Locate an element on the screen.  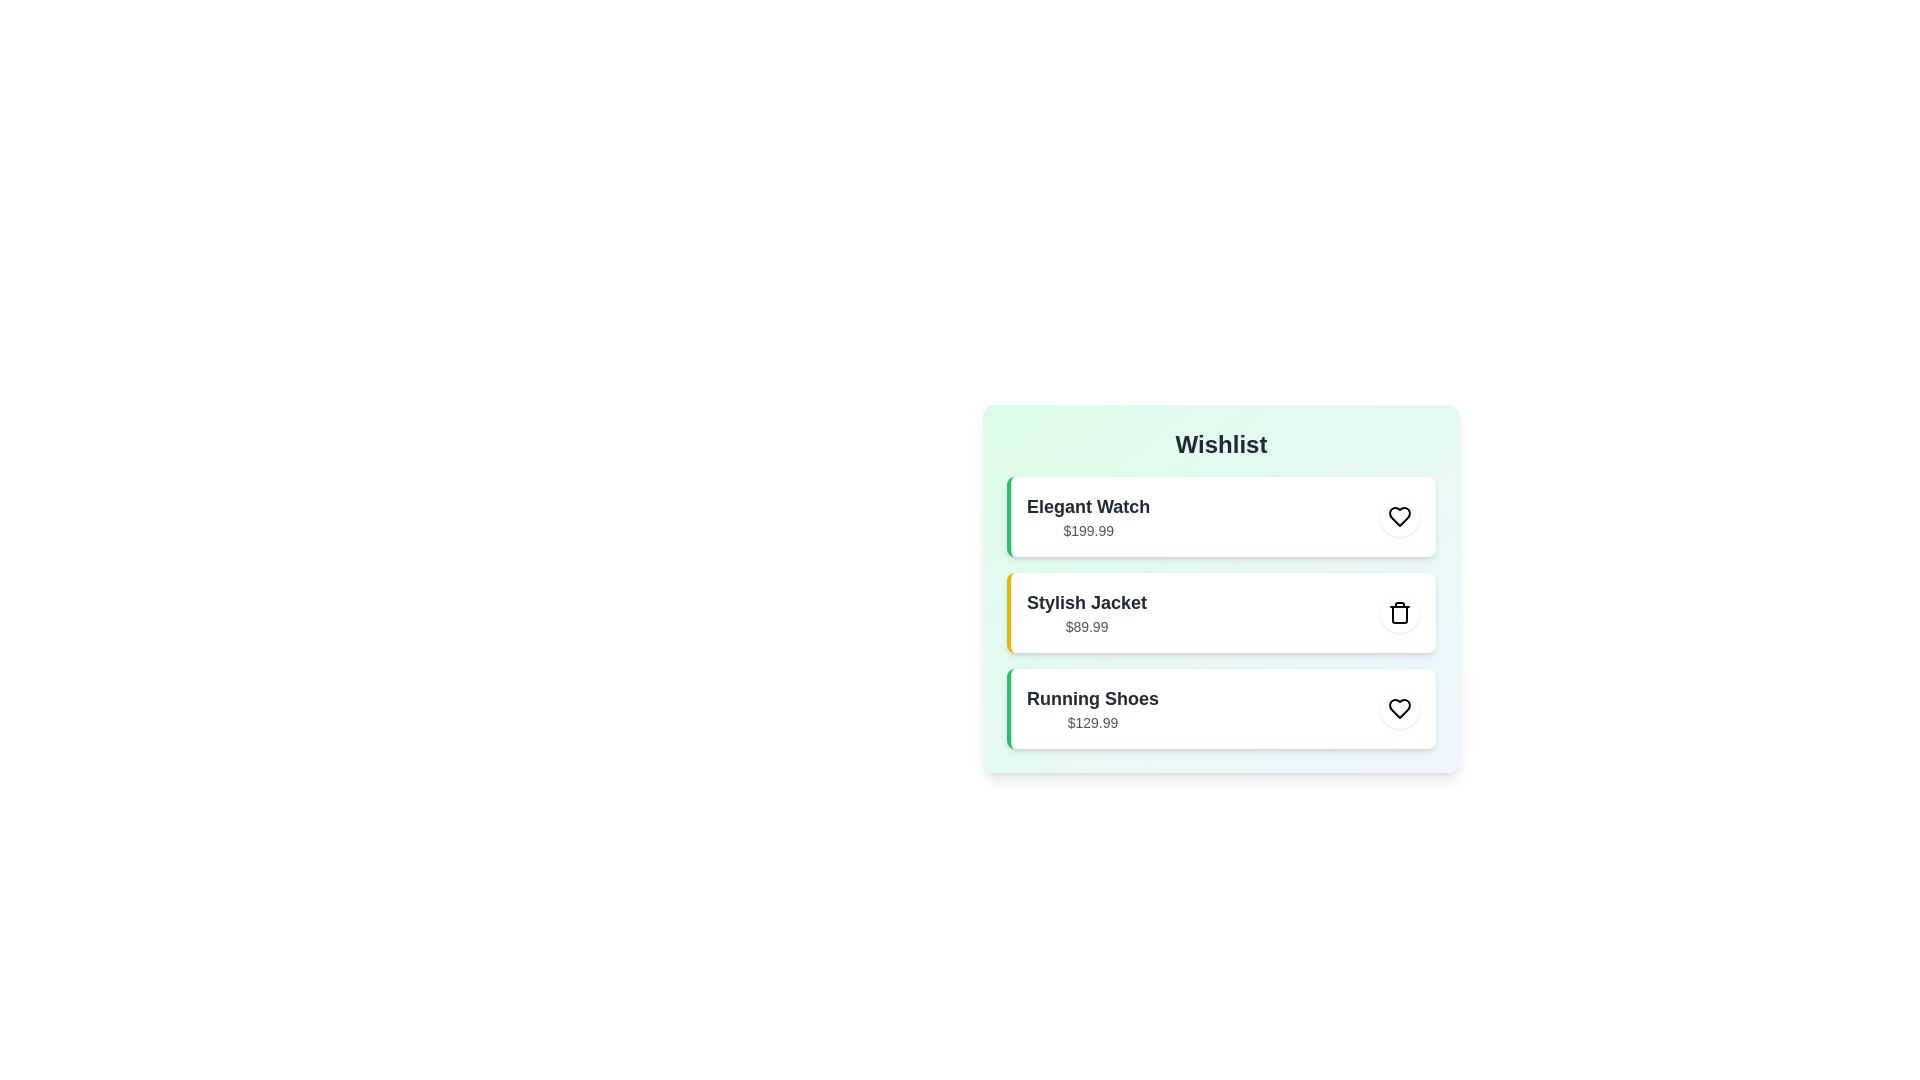
toggle button for the item Stylish Jacket to change its wishlist status is located at coordinates (1399, 612).